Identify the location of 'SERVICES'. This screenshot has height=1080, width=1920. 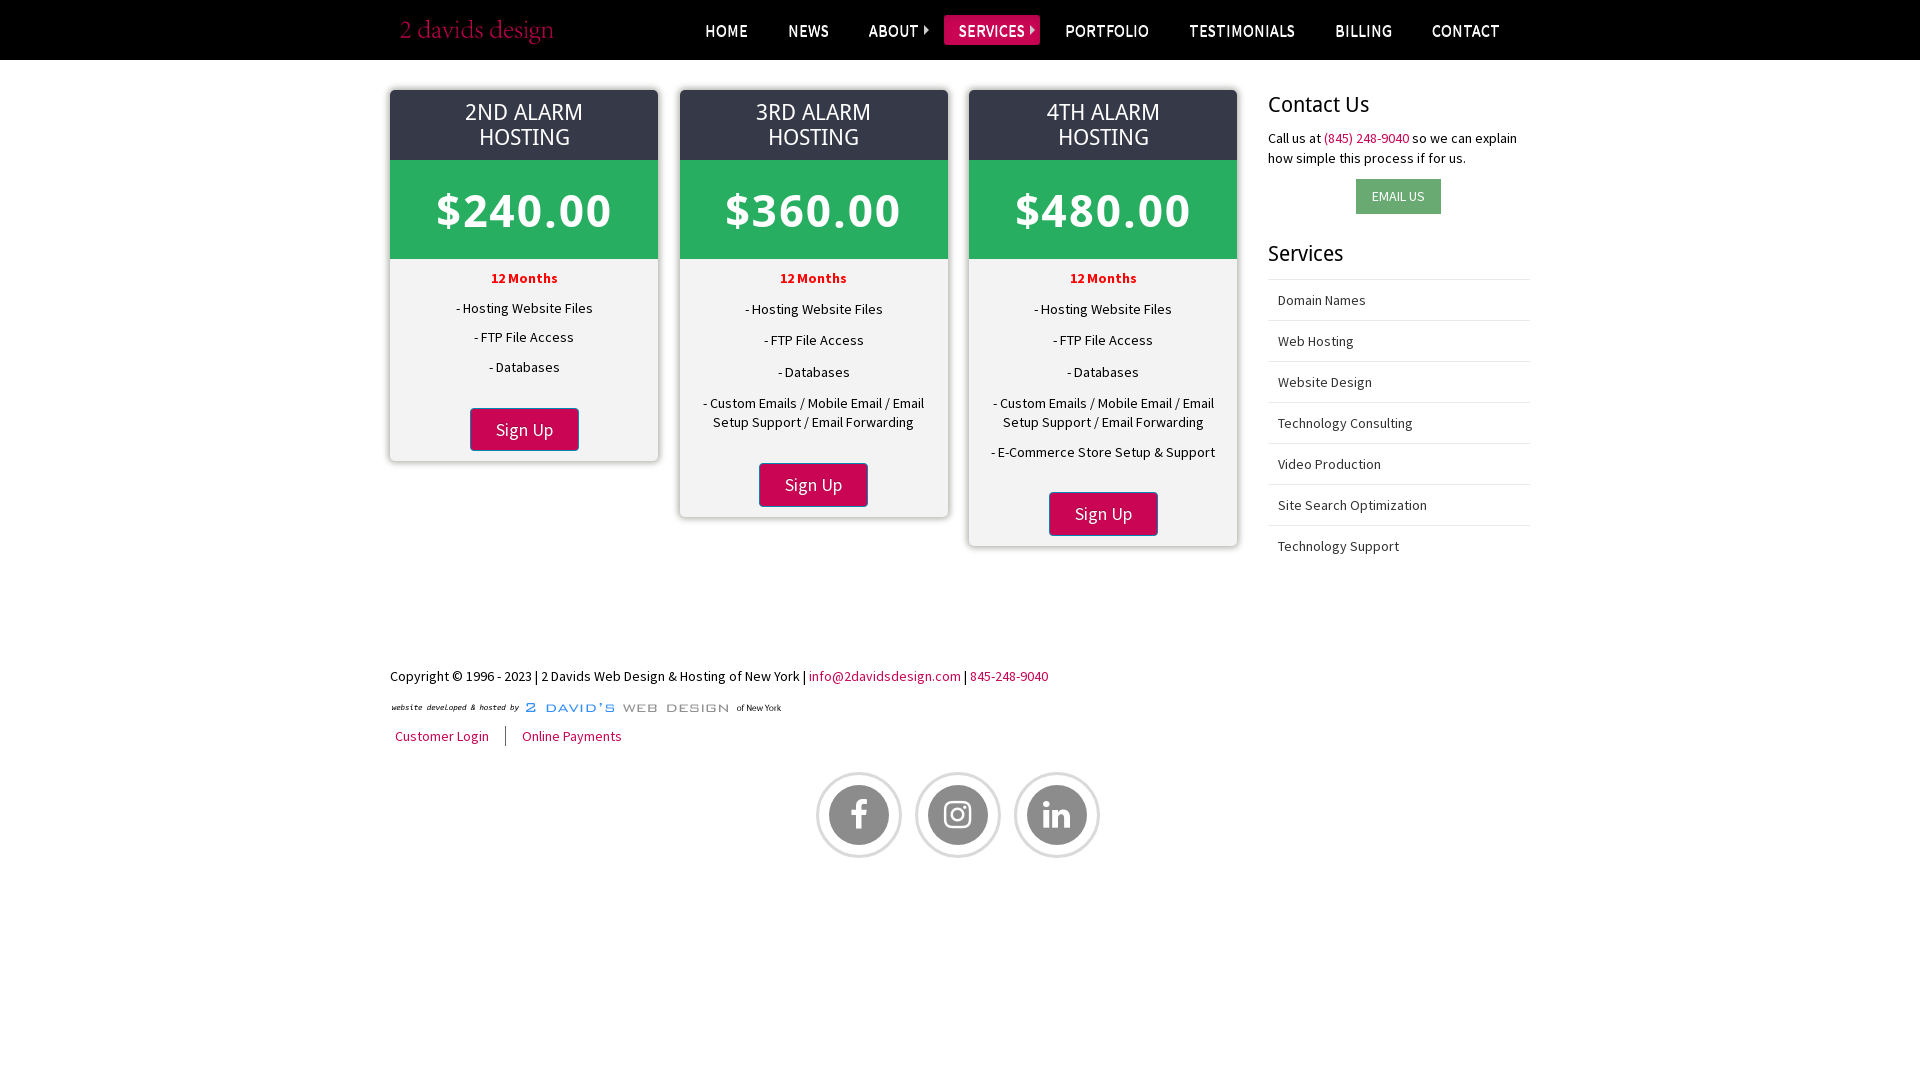
(943, 30).